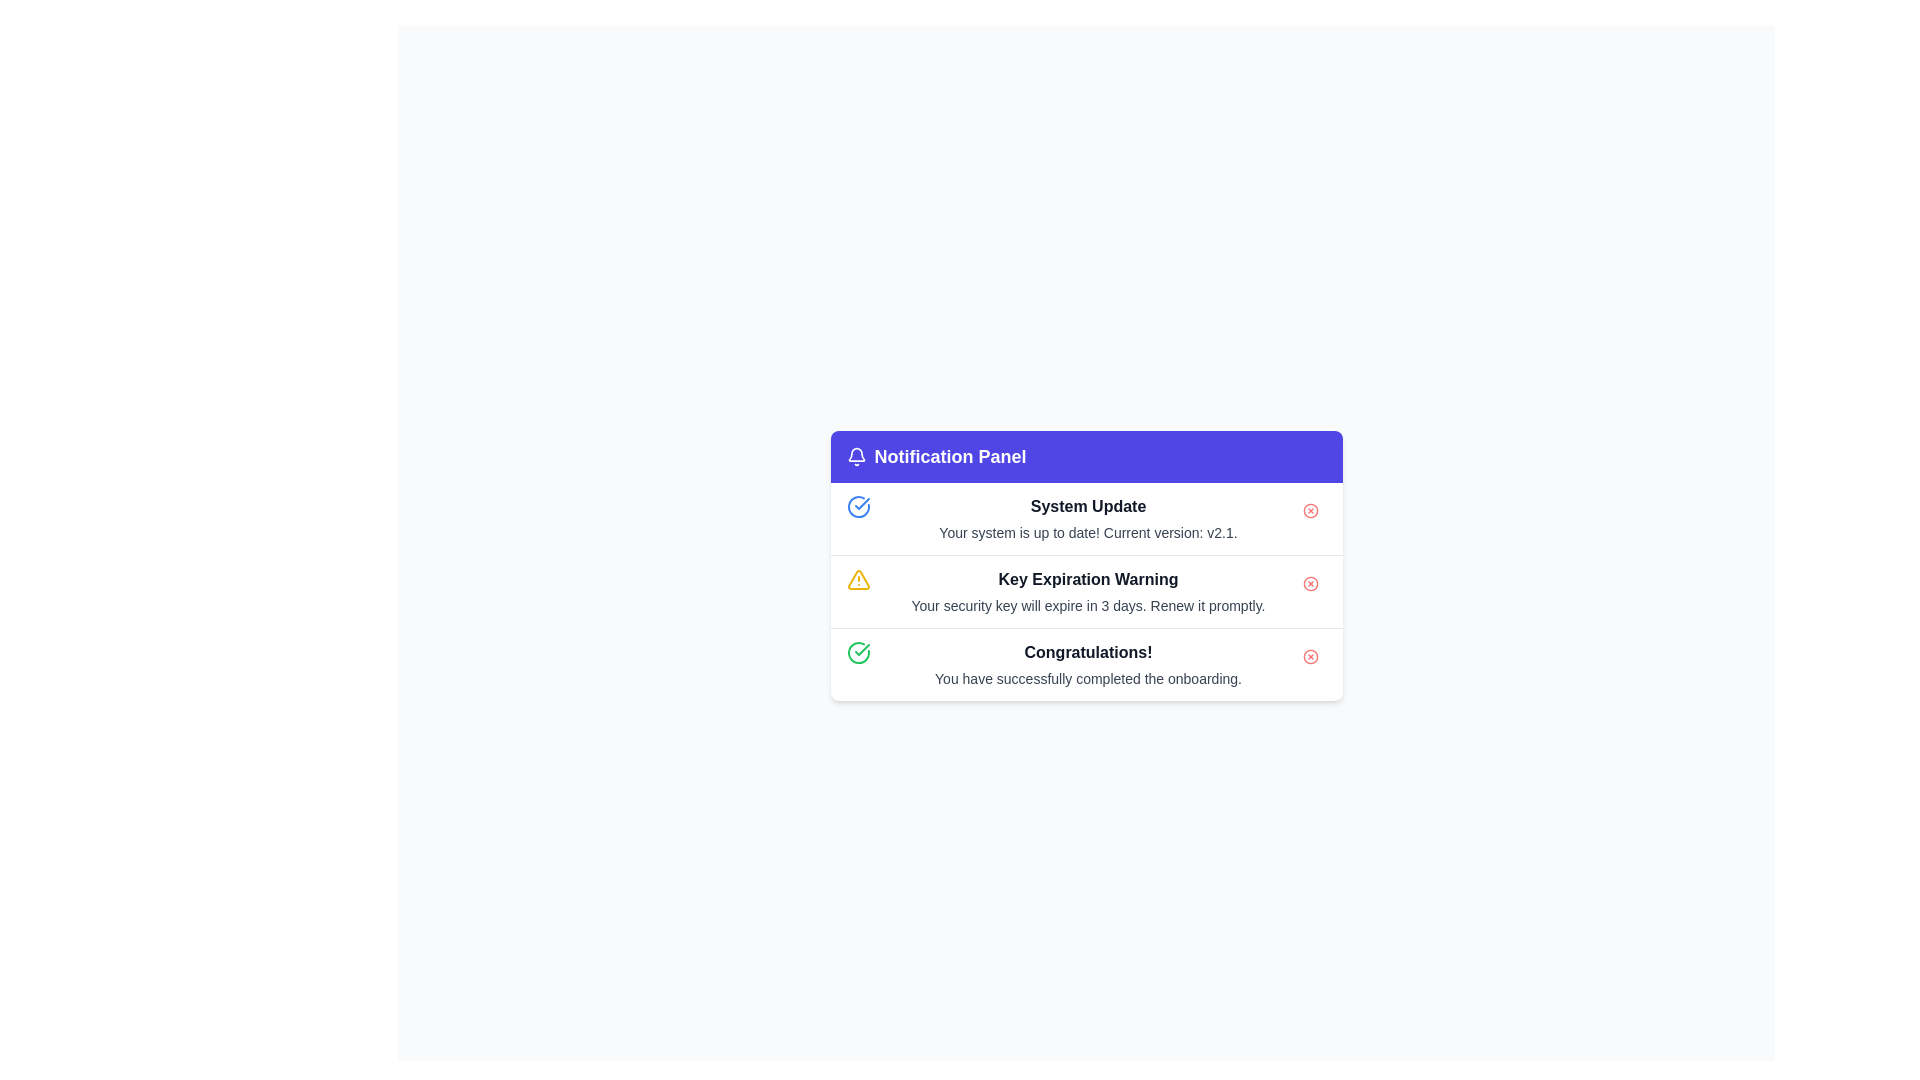  What do you see at coordinates (1087, 652) in the screenshot?
I see `the 'Congratulations!' text label which is the main heading of the notification indicating successful completion of an onboarding process` at bounding box center [1087, 652].